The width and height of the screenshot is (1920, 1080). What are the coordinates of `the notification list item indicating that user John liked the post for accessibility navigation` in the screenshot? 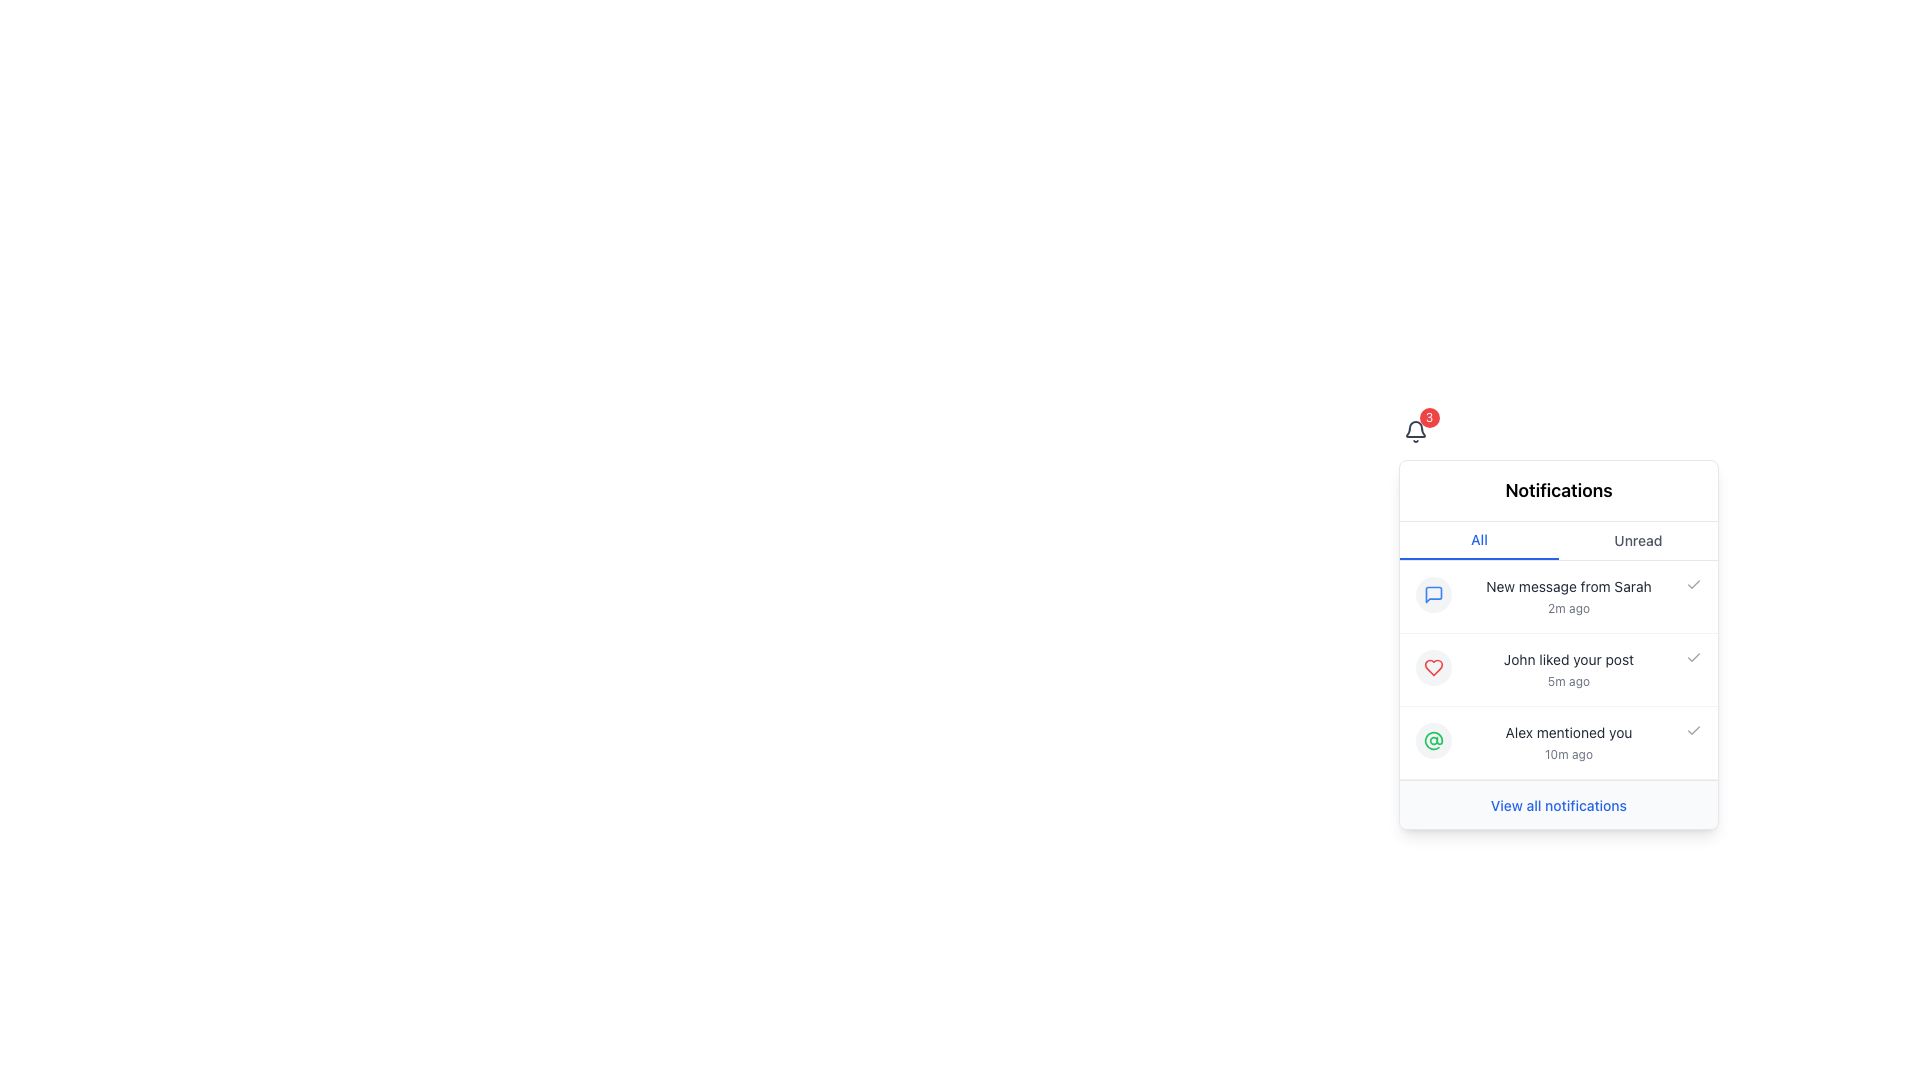 It's located at (1558, 644).